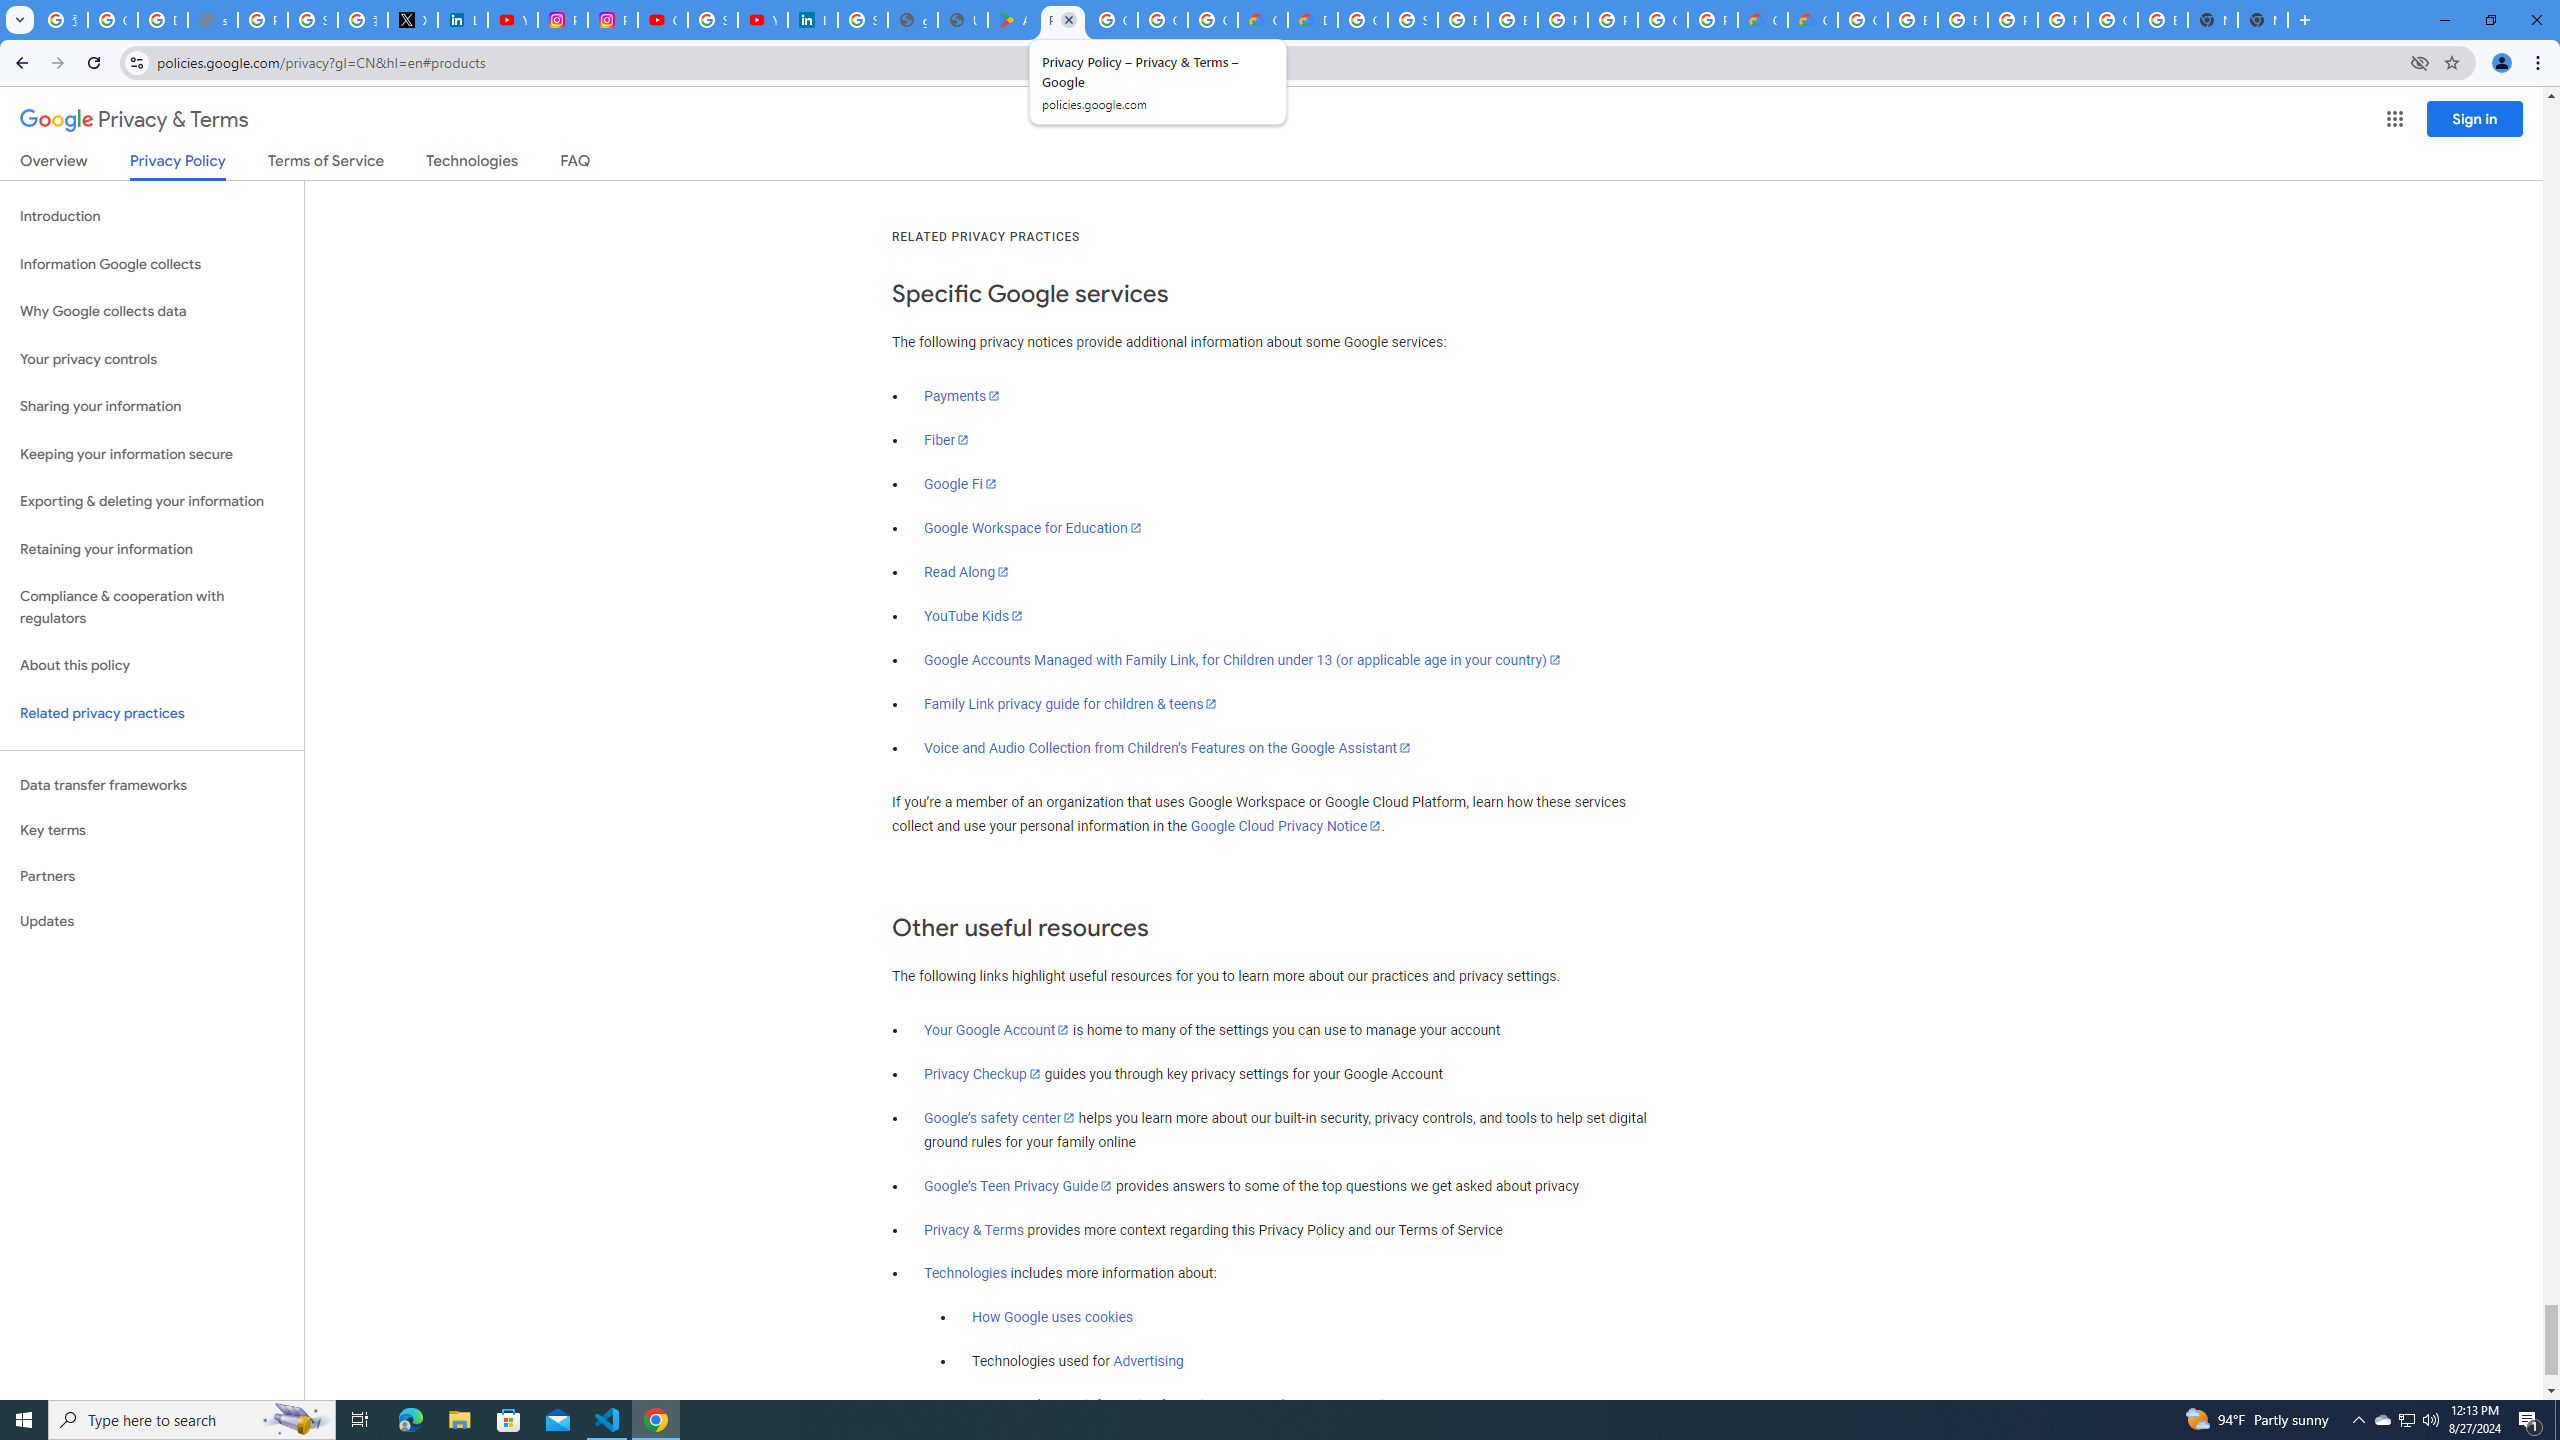 This screenshot has width=2560, height=1440. I want to click on 'User Details', so click(962, 19).